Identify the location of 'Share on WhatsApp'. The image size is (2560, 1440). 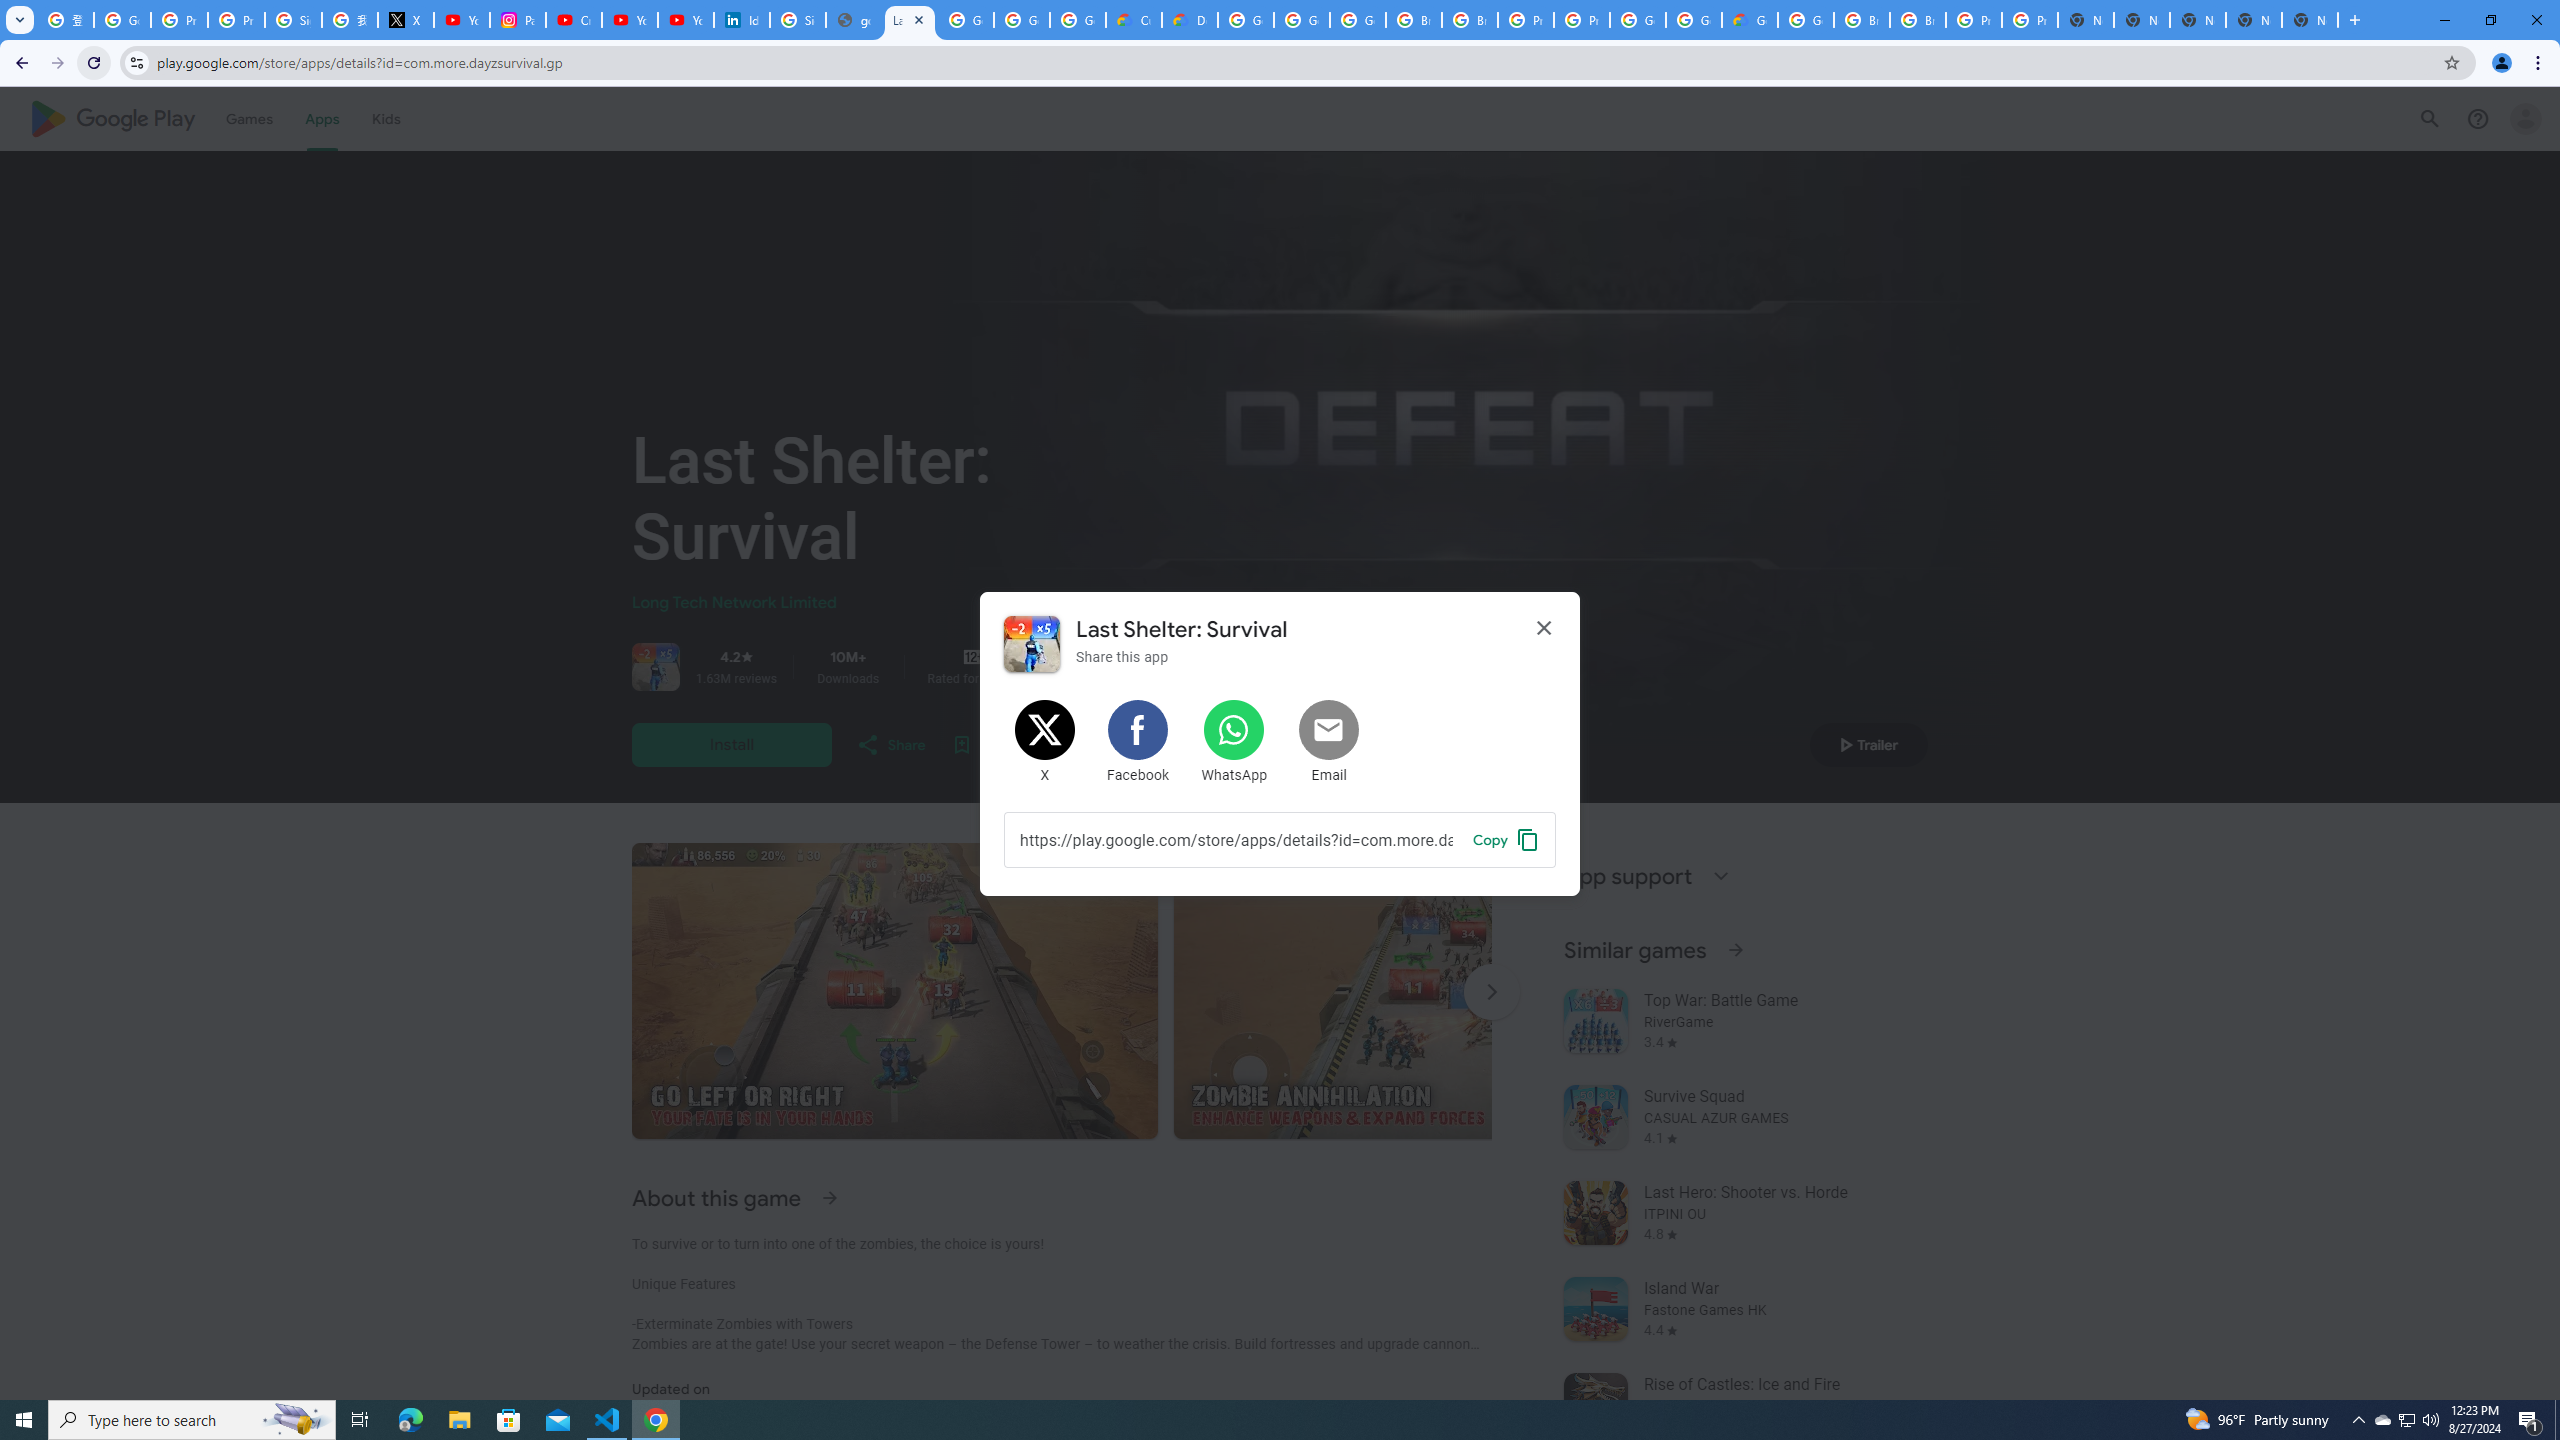
(1232, 742).